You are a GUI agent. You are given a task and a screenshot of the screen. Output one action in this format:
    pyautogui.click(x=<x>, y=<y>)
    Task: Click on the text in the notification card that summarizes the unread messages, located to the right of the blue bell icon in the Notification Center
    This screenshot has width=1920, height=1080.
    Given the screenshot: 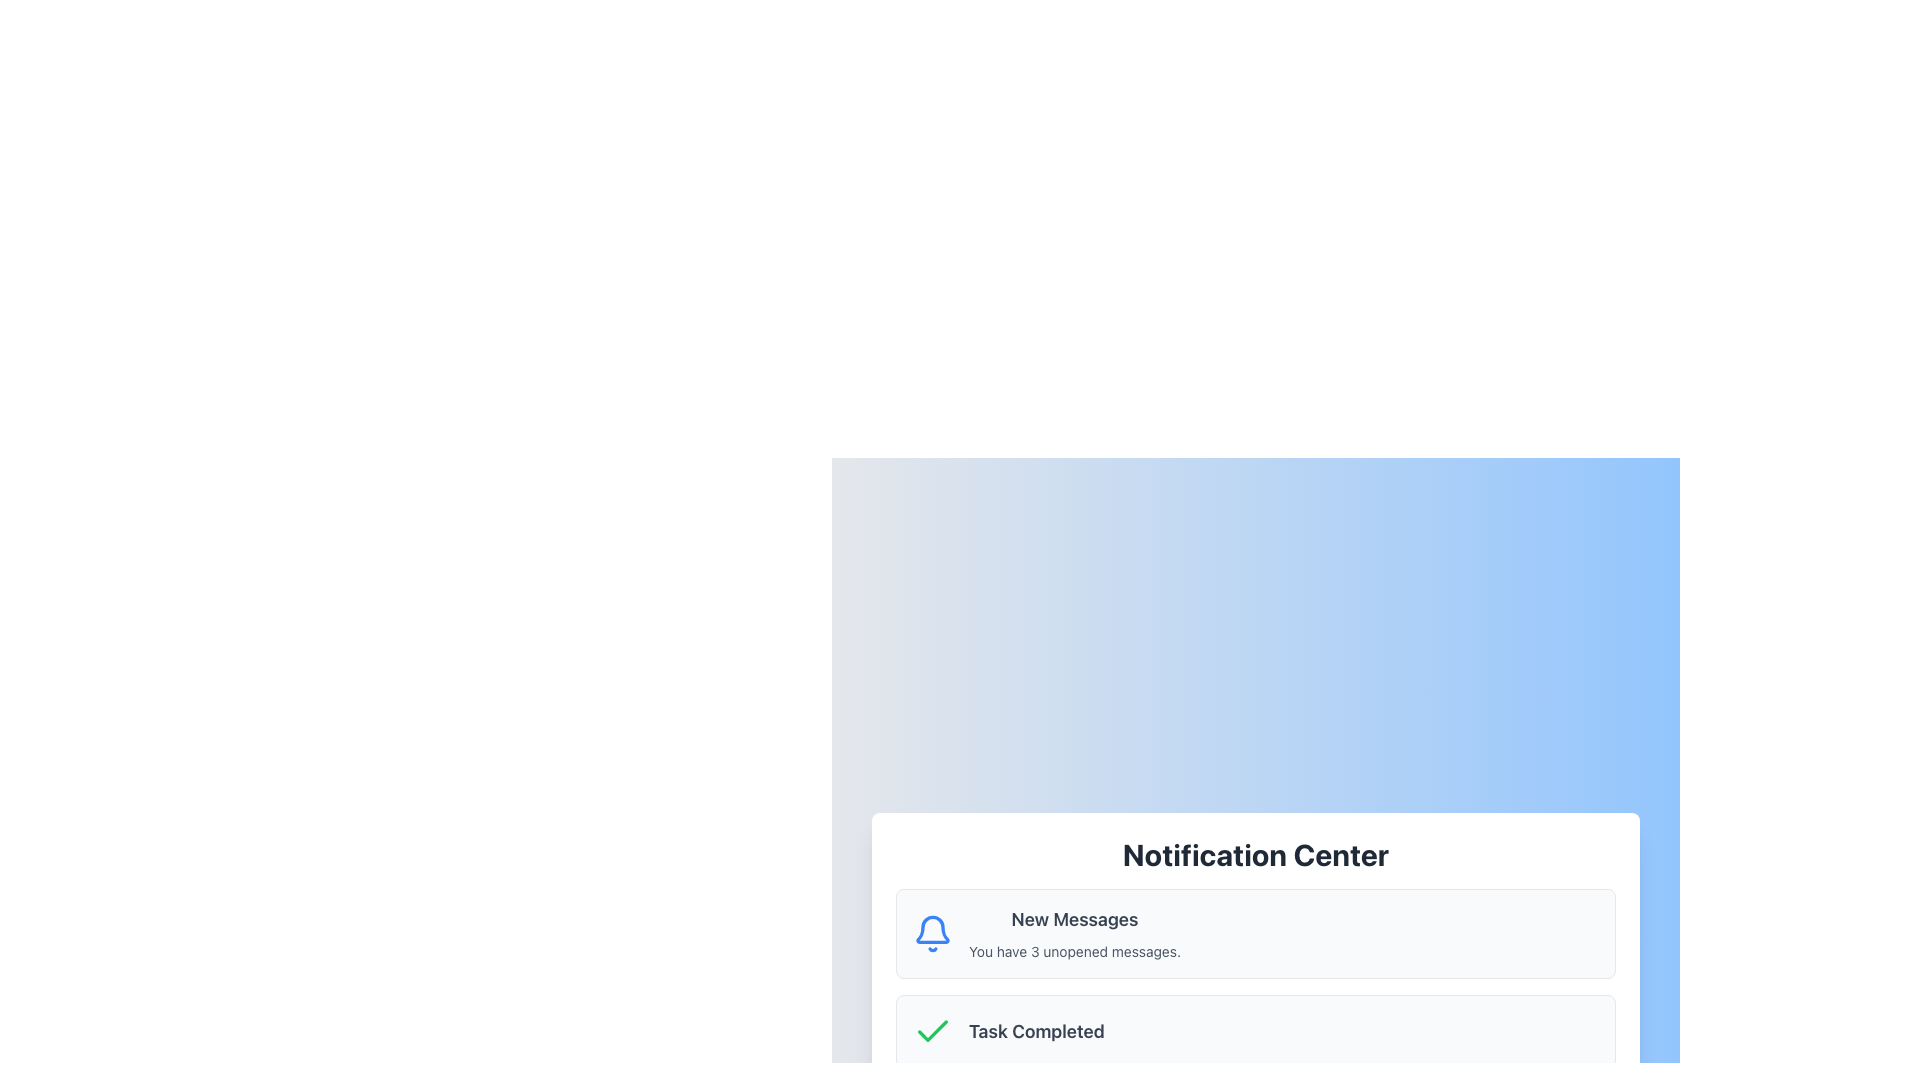 What is the action you would take?
    pyautogui.click(x=1074, y=933)
    